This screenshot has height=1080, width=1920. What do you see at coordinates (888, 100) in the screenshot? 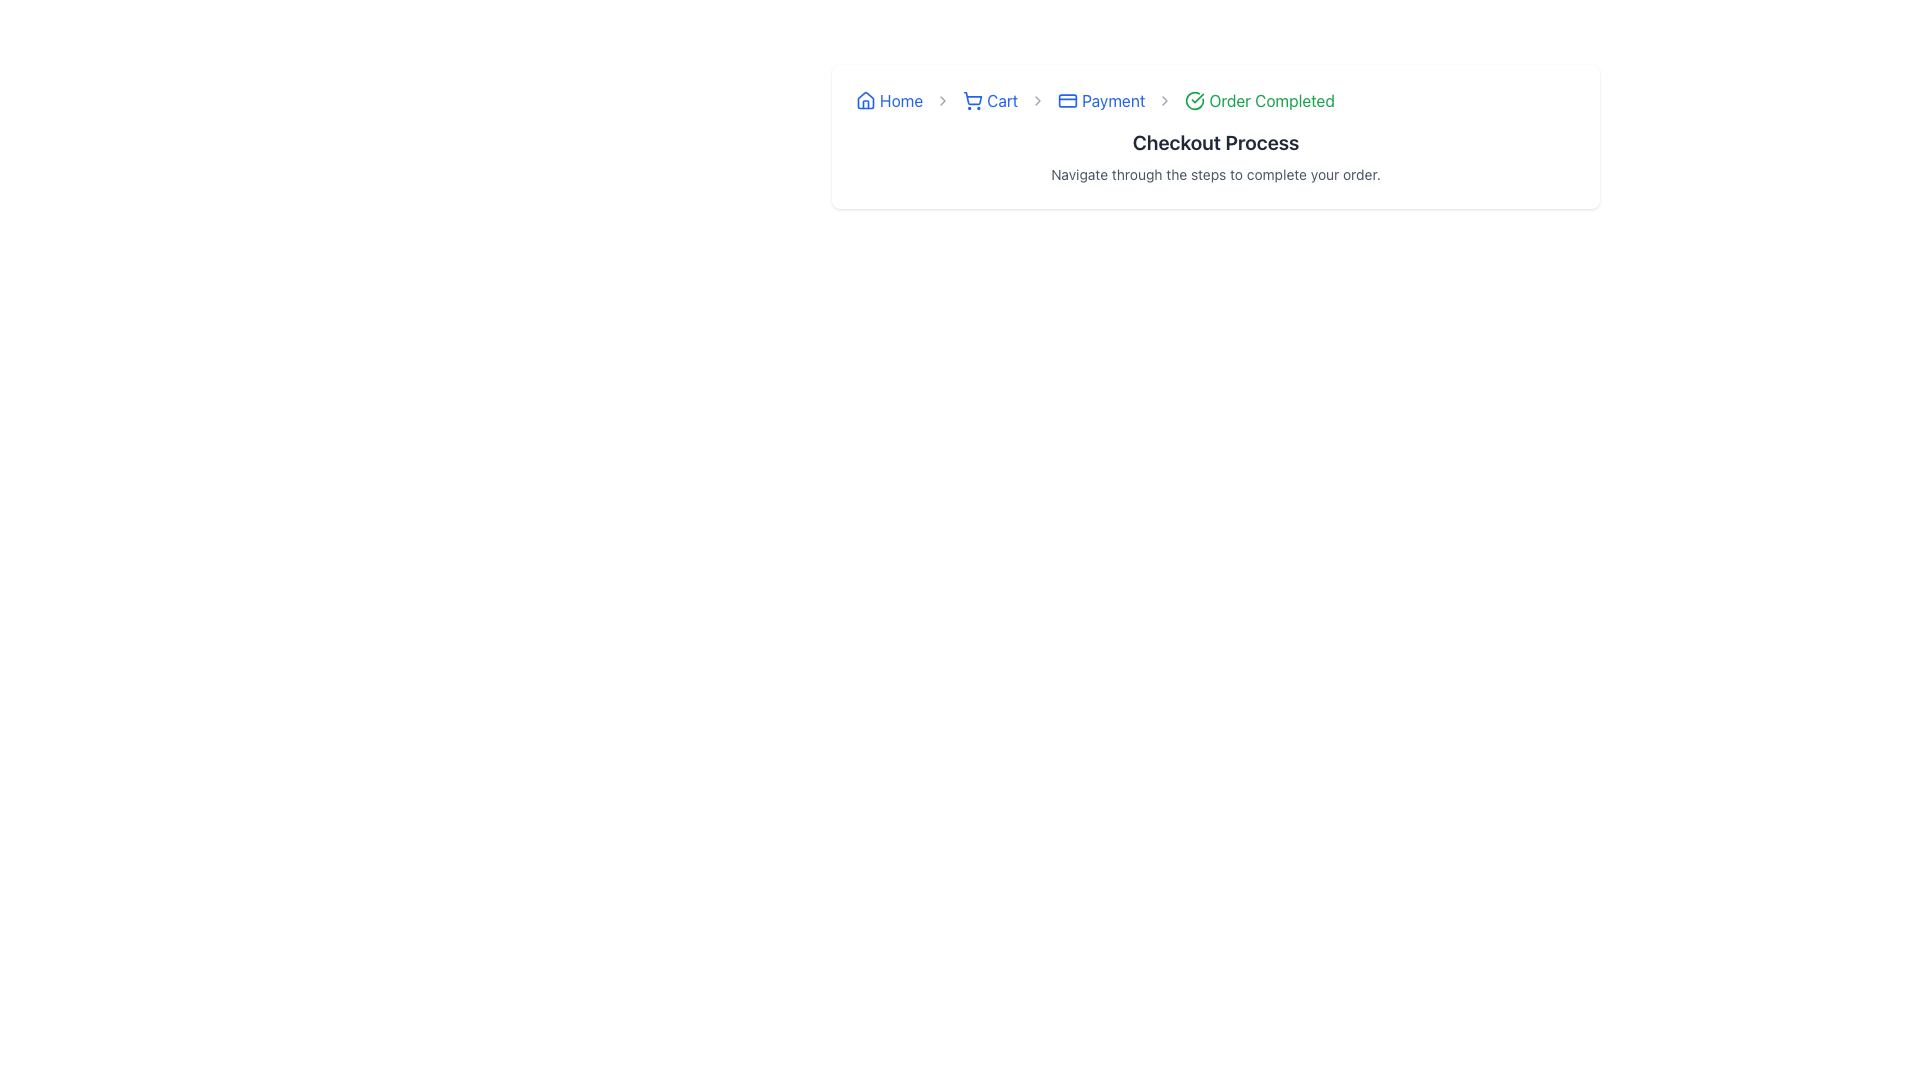
I see `the navigational link with text and an icon that directs the user back to the homepage, located in the horizontal breadcrumb trail at the top-left of the UI` at bounding box center [888, 100].